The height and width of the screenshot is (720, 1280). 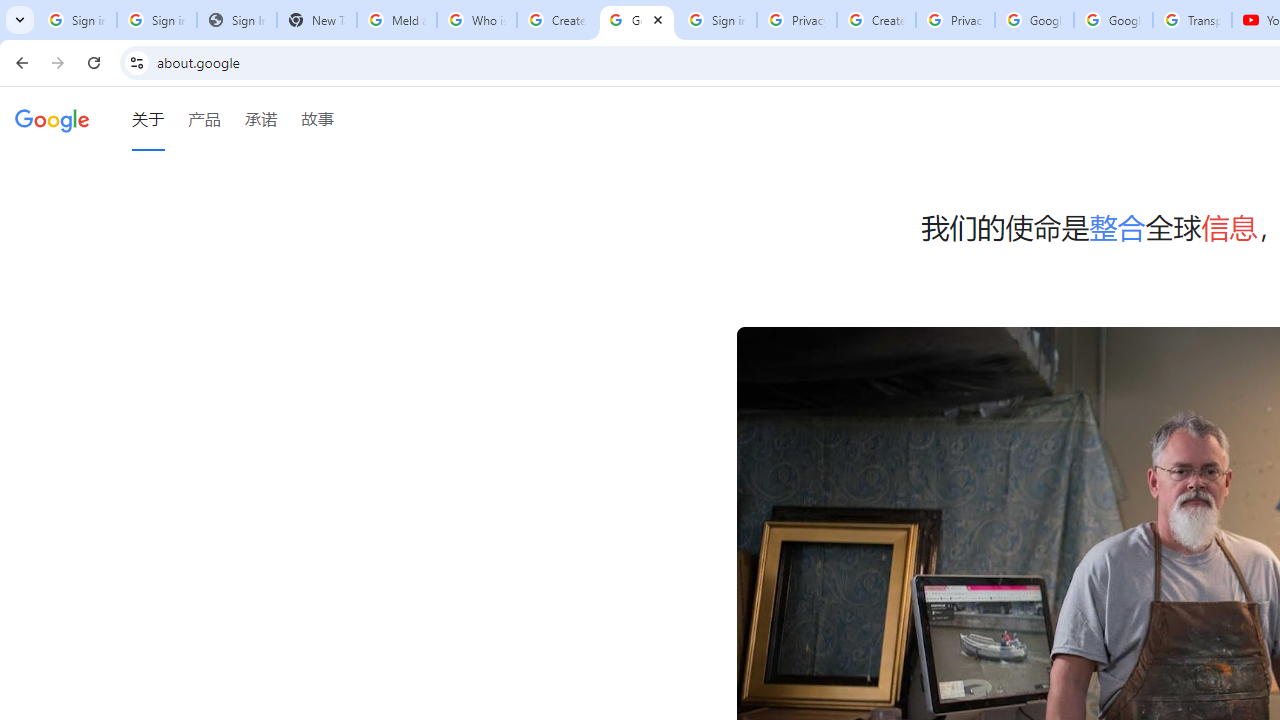 I want to click on 'Sign in - Google Accounts', so click(x=716, y=20).